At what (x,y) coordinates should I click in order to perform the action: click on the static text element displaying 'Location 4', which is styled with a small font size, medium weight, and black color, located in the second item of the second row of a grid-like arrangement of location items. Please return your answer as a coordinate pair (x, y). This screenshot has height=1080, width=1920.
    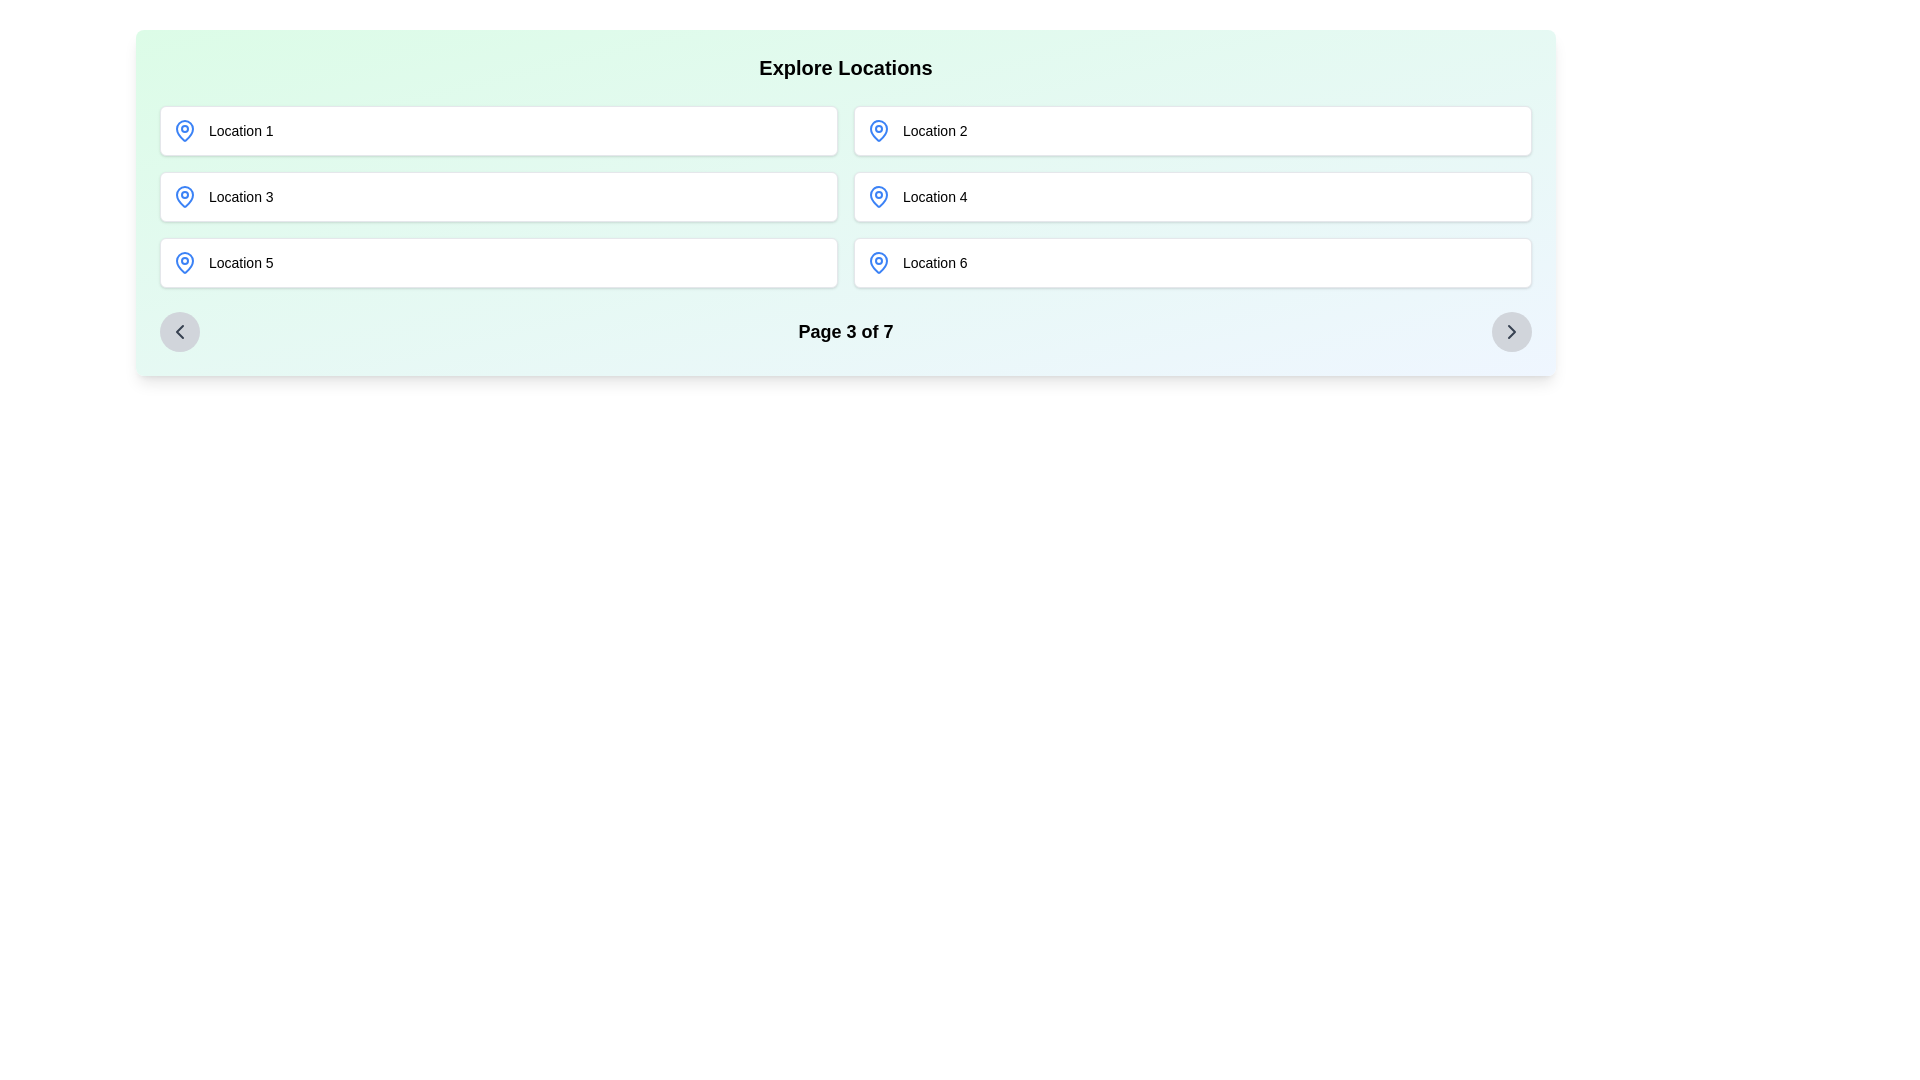
    Looking at the image, I should click on (934, 196).